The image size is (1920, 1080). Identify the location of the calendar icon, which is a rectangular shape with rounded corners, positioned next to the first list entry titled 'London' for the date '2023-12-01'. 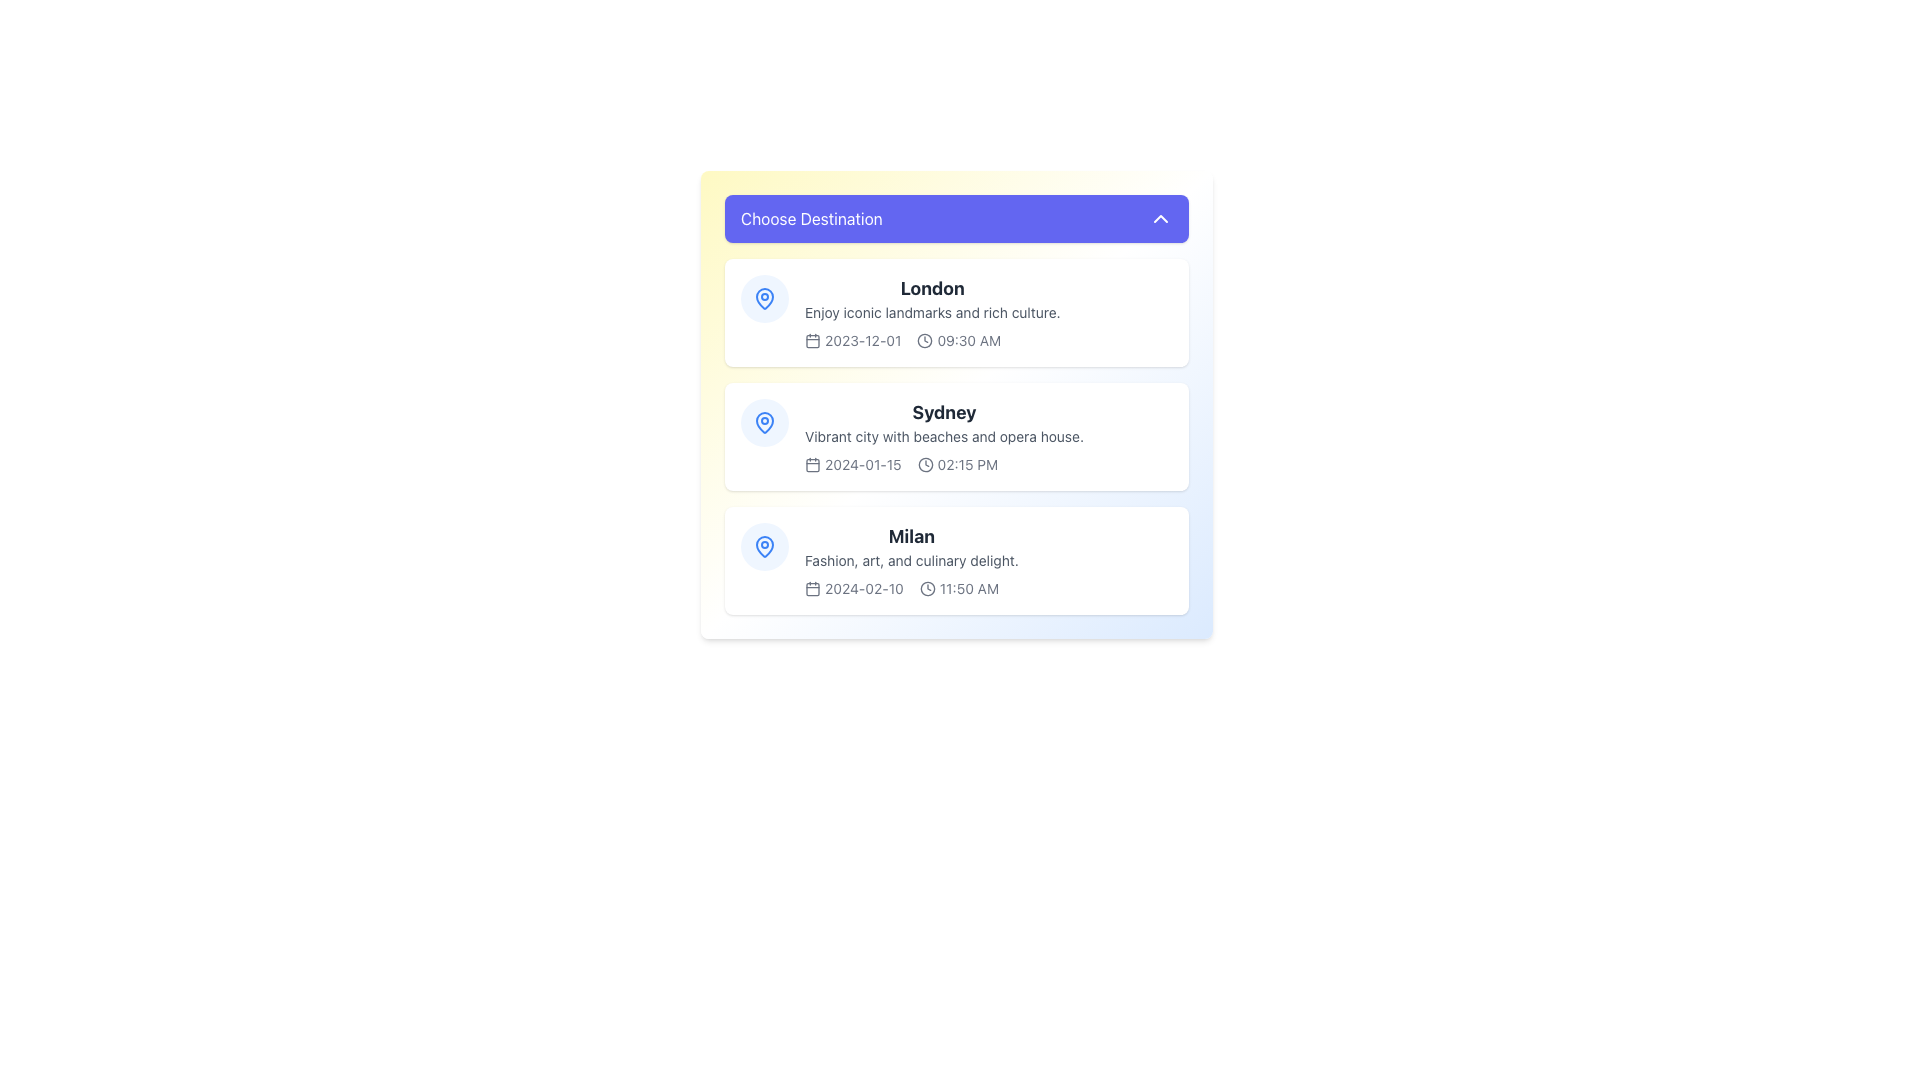
(812, 339).